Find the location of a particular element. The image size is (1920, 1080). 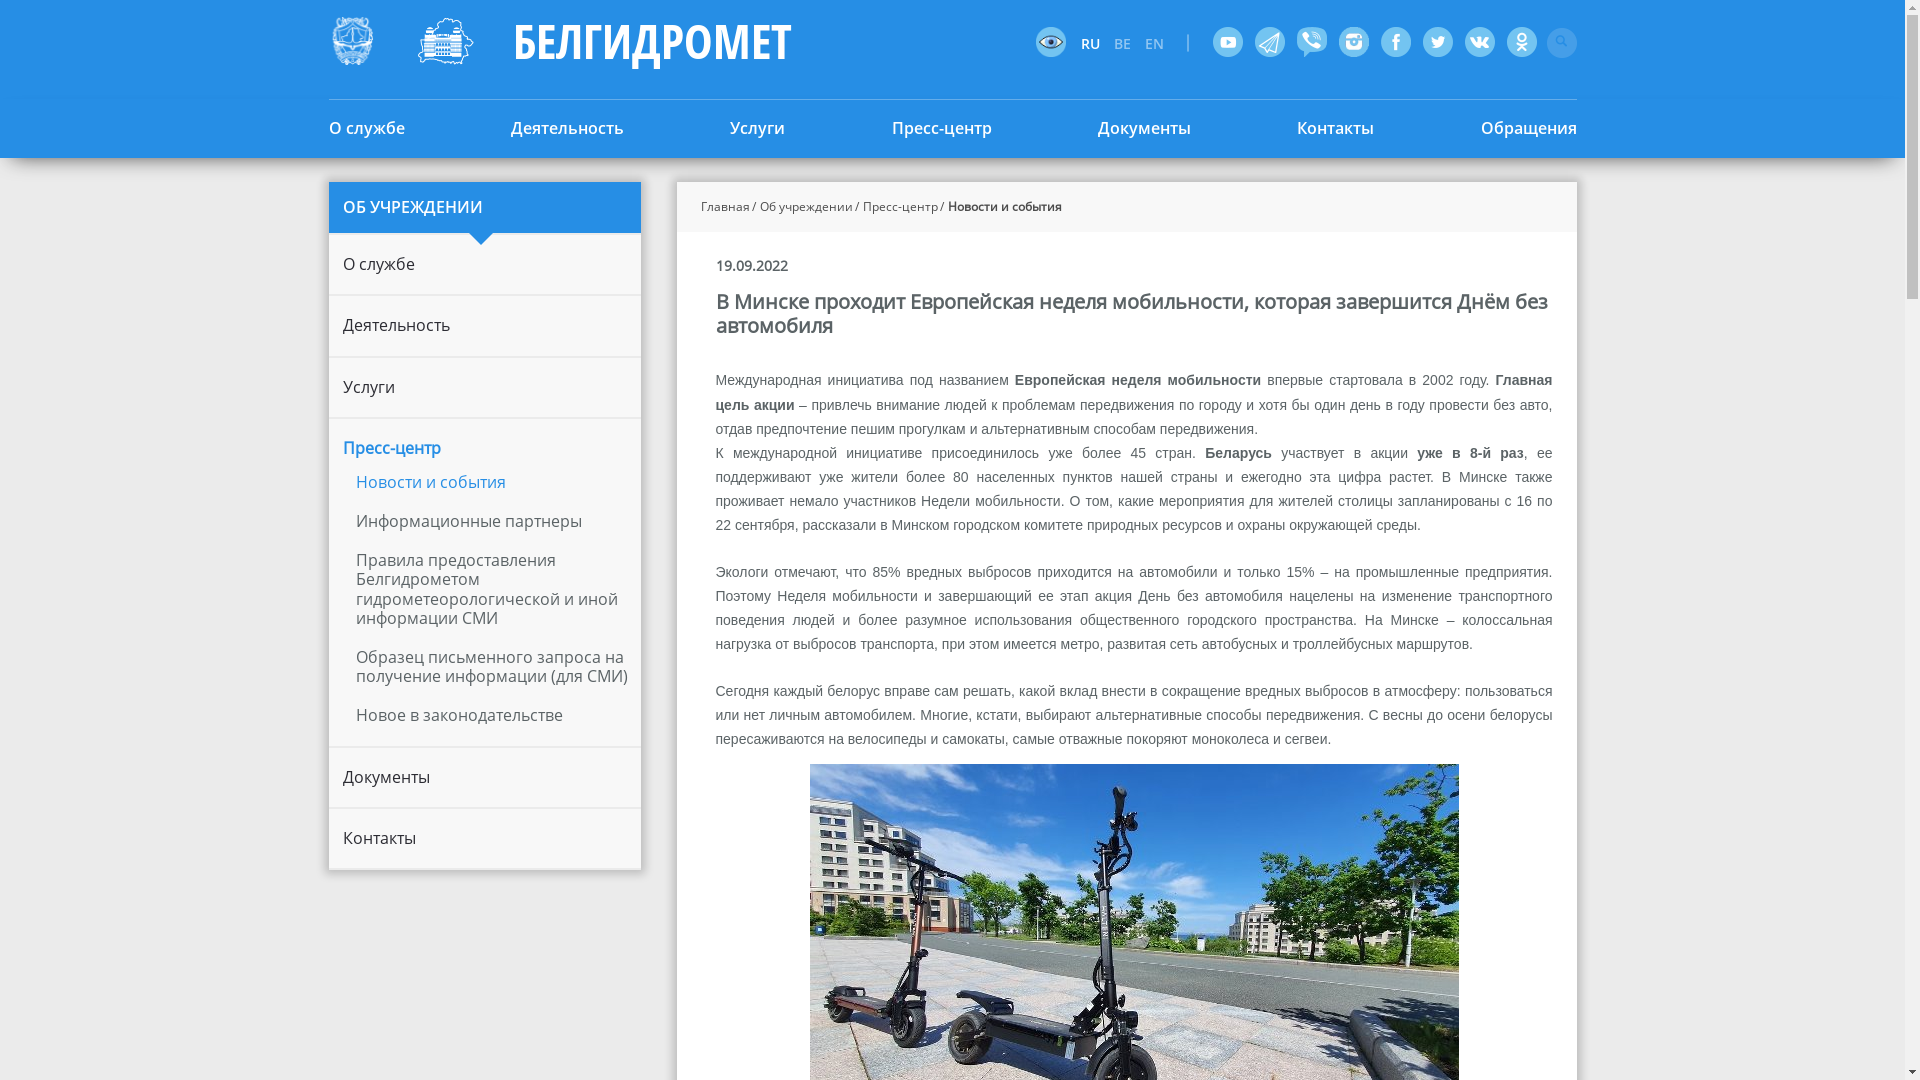

'BE' is located at coordinates (1127, 43).